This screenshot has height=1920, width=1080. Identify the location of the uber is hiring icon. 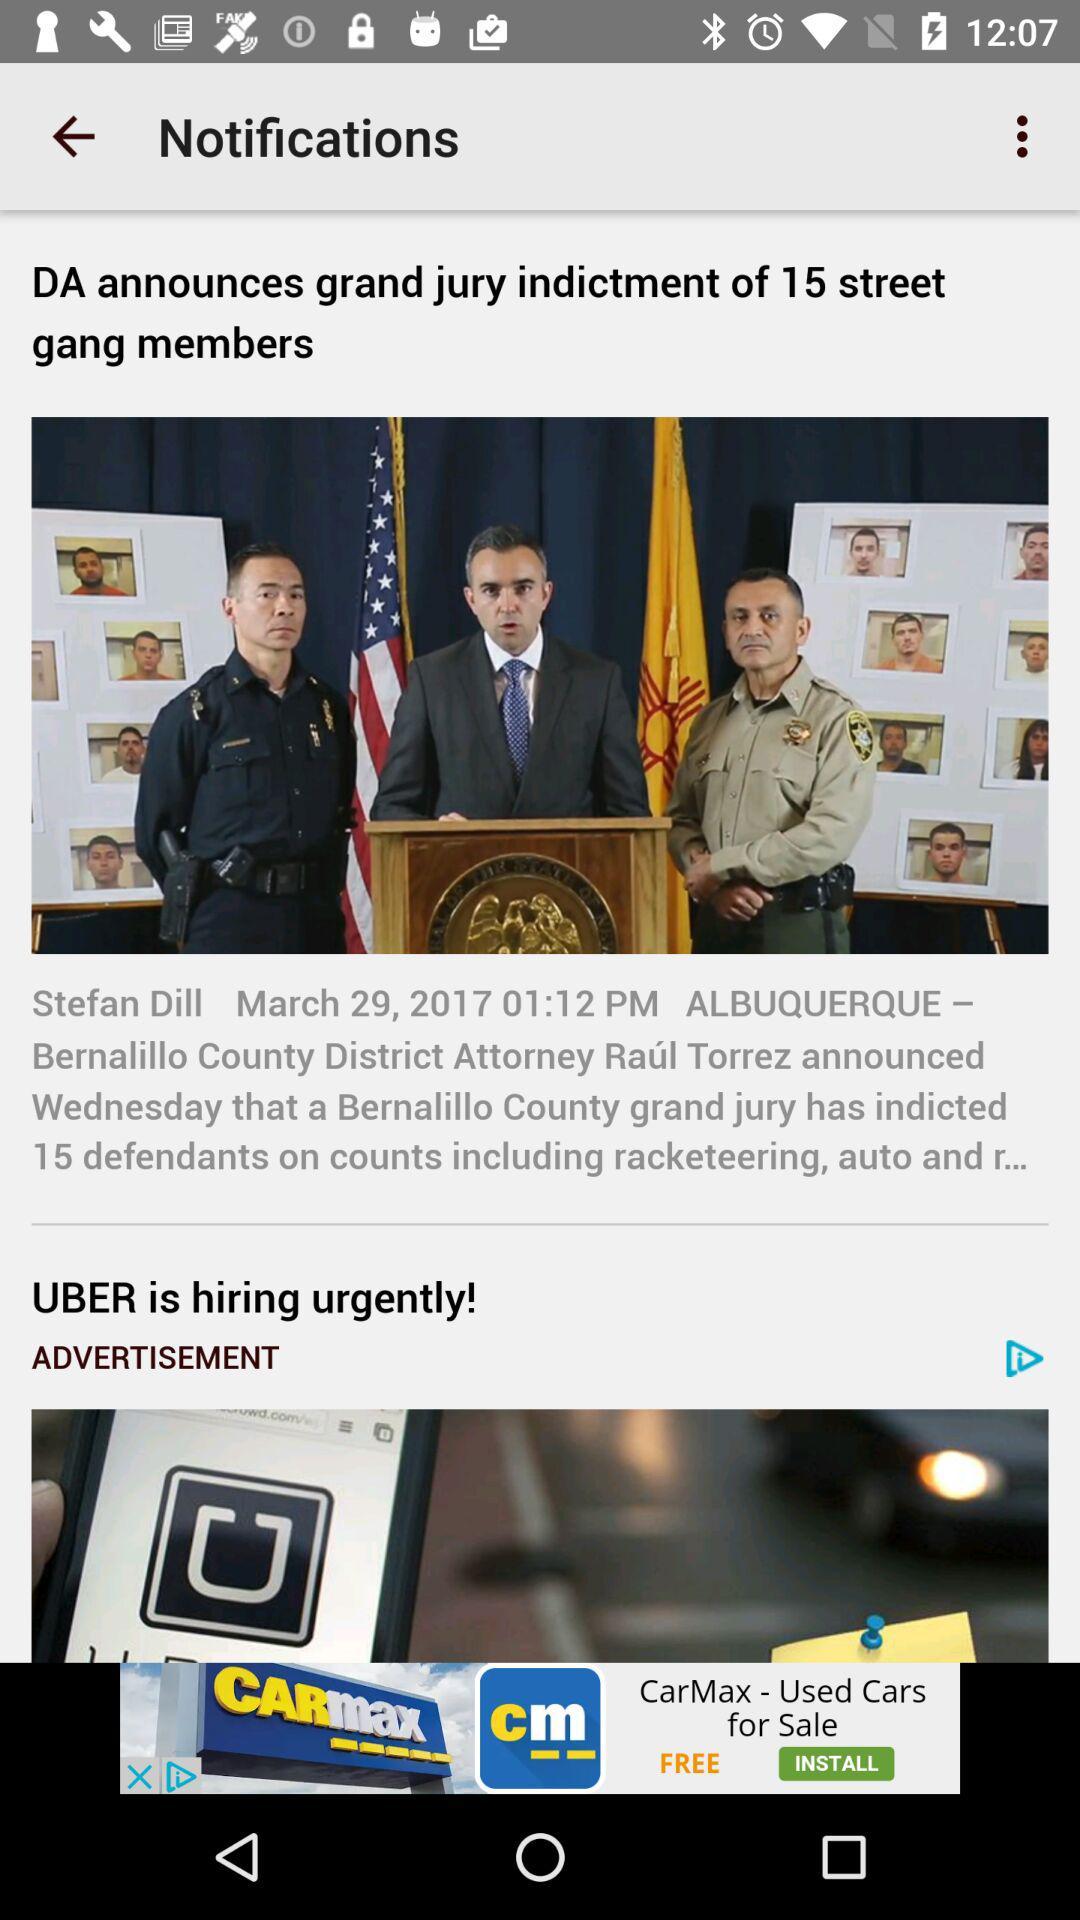
(540, 1296).